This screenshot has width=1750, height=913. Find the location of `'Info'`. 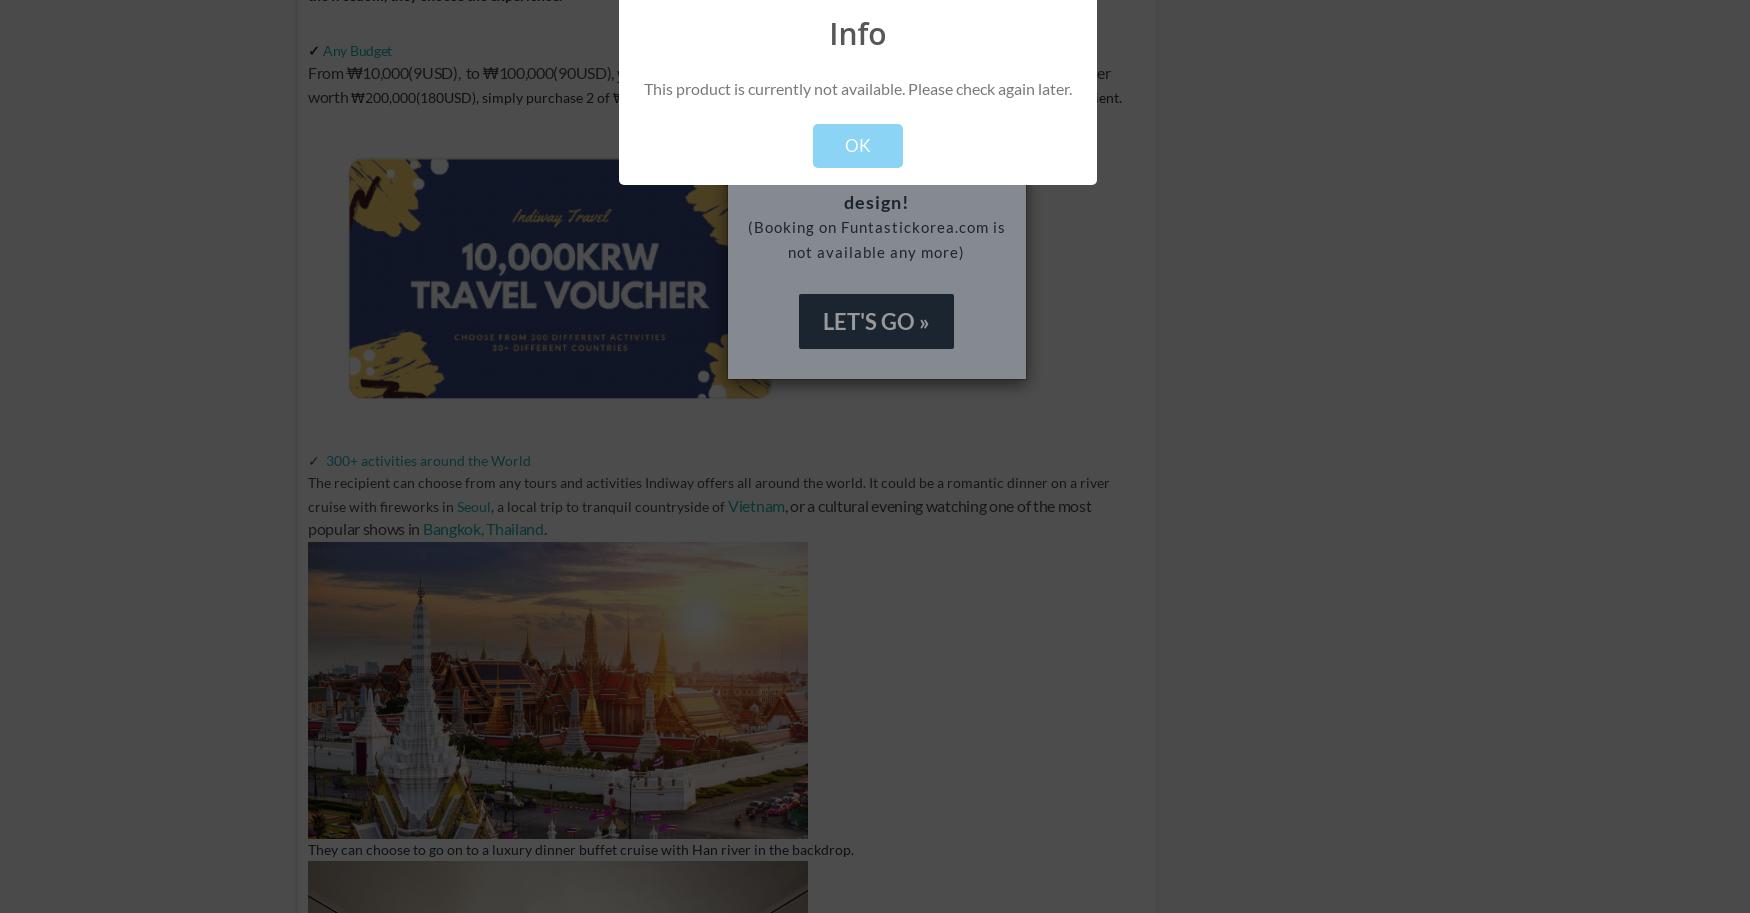

'Info' is located at coordinates (857, 33).